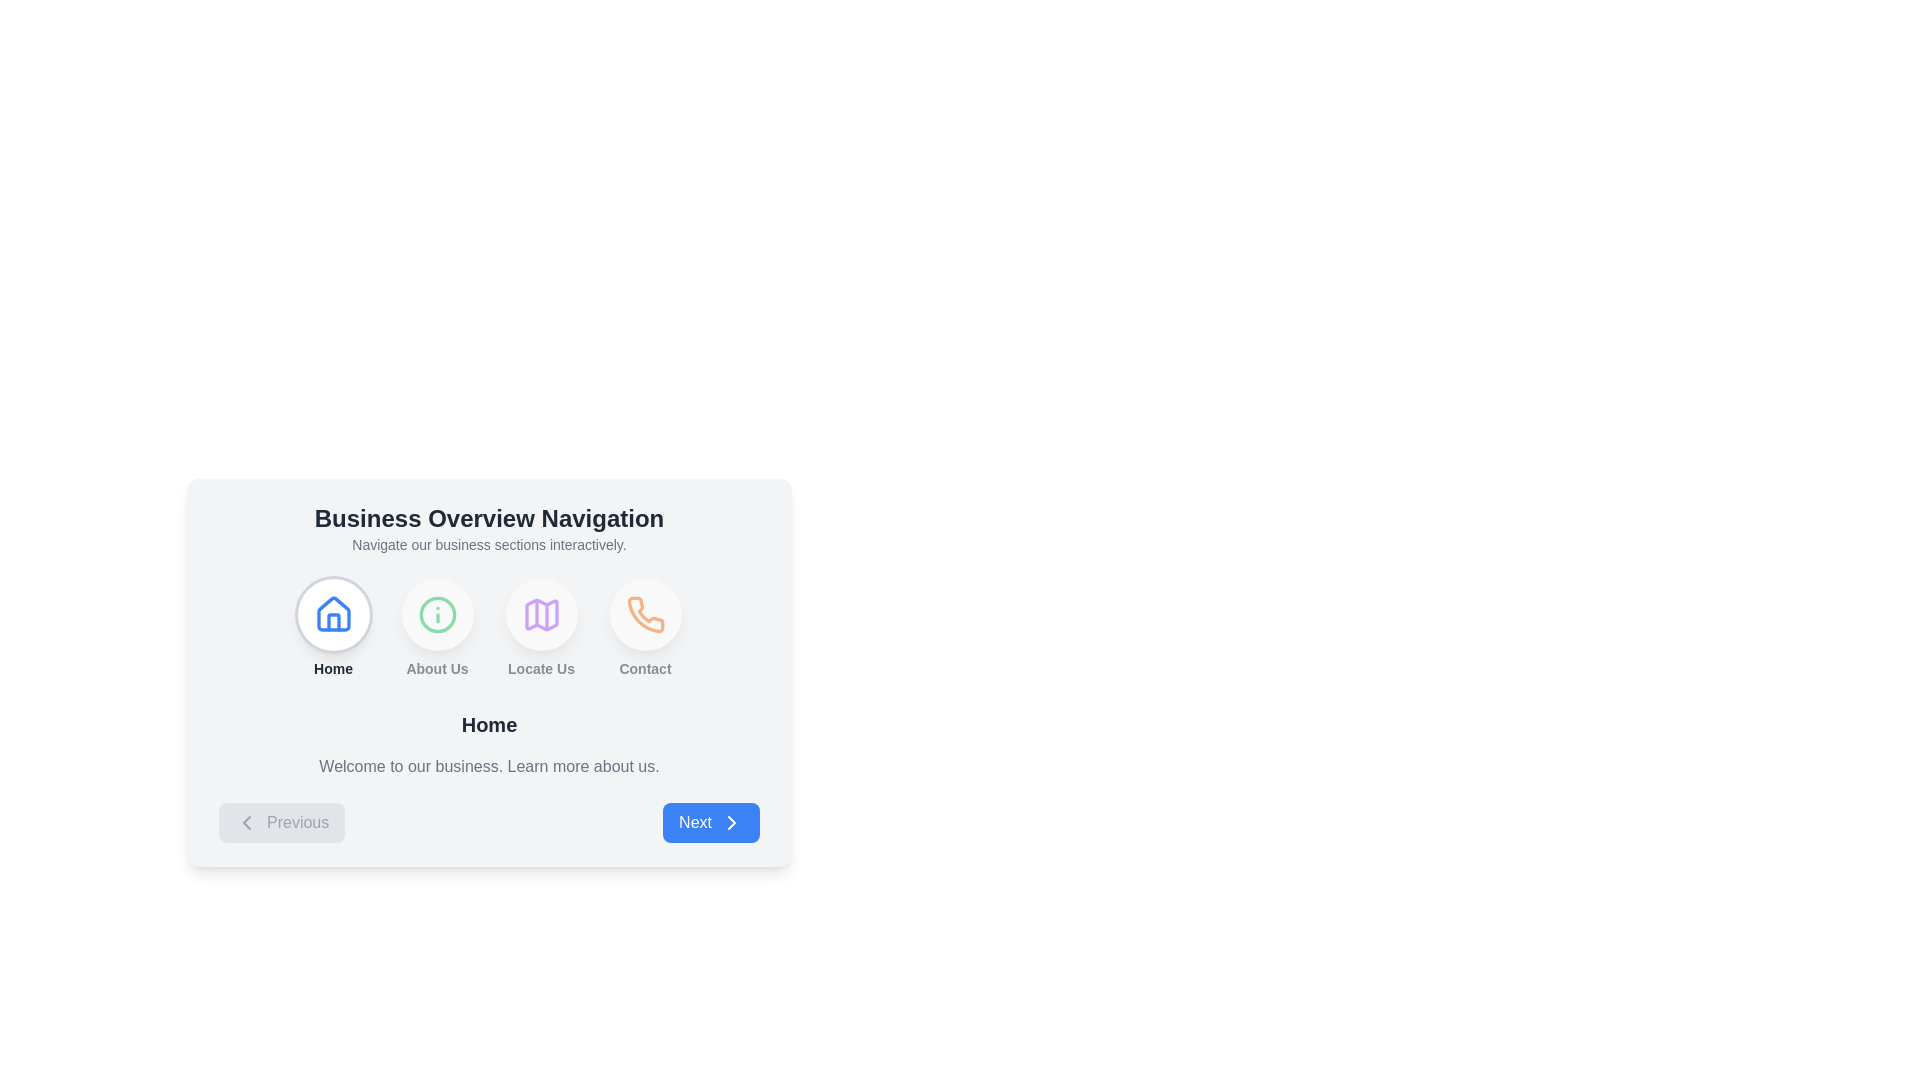  What do you see at coordinates (541, 627) in the screenshot?
I see `the 'Locate Us' button, which is the third icon in the navigation menu, positioned between 'About Us' and 'Contact' icons` at bounding box center [541, 627].